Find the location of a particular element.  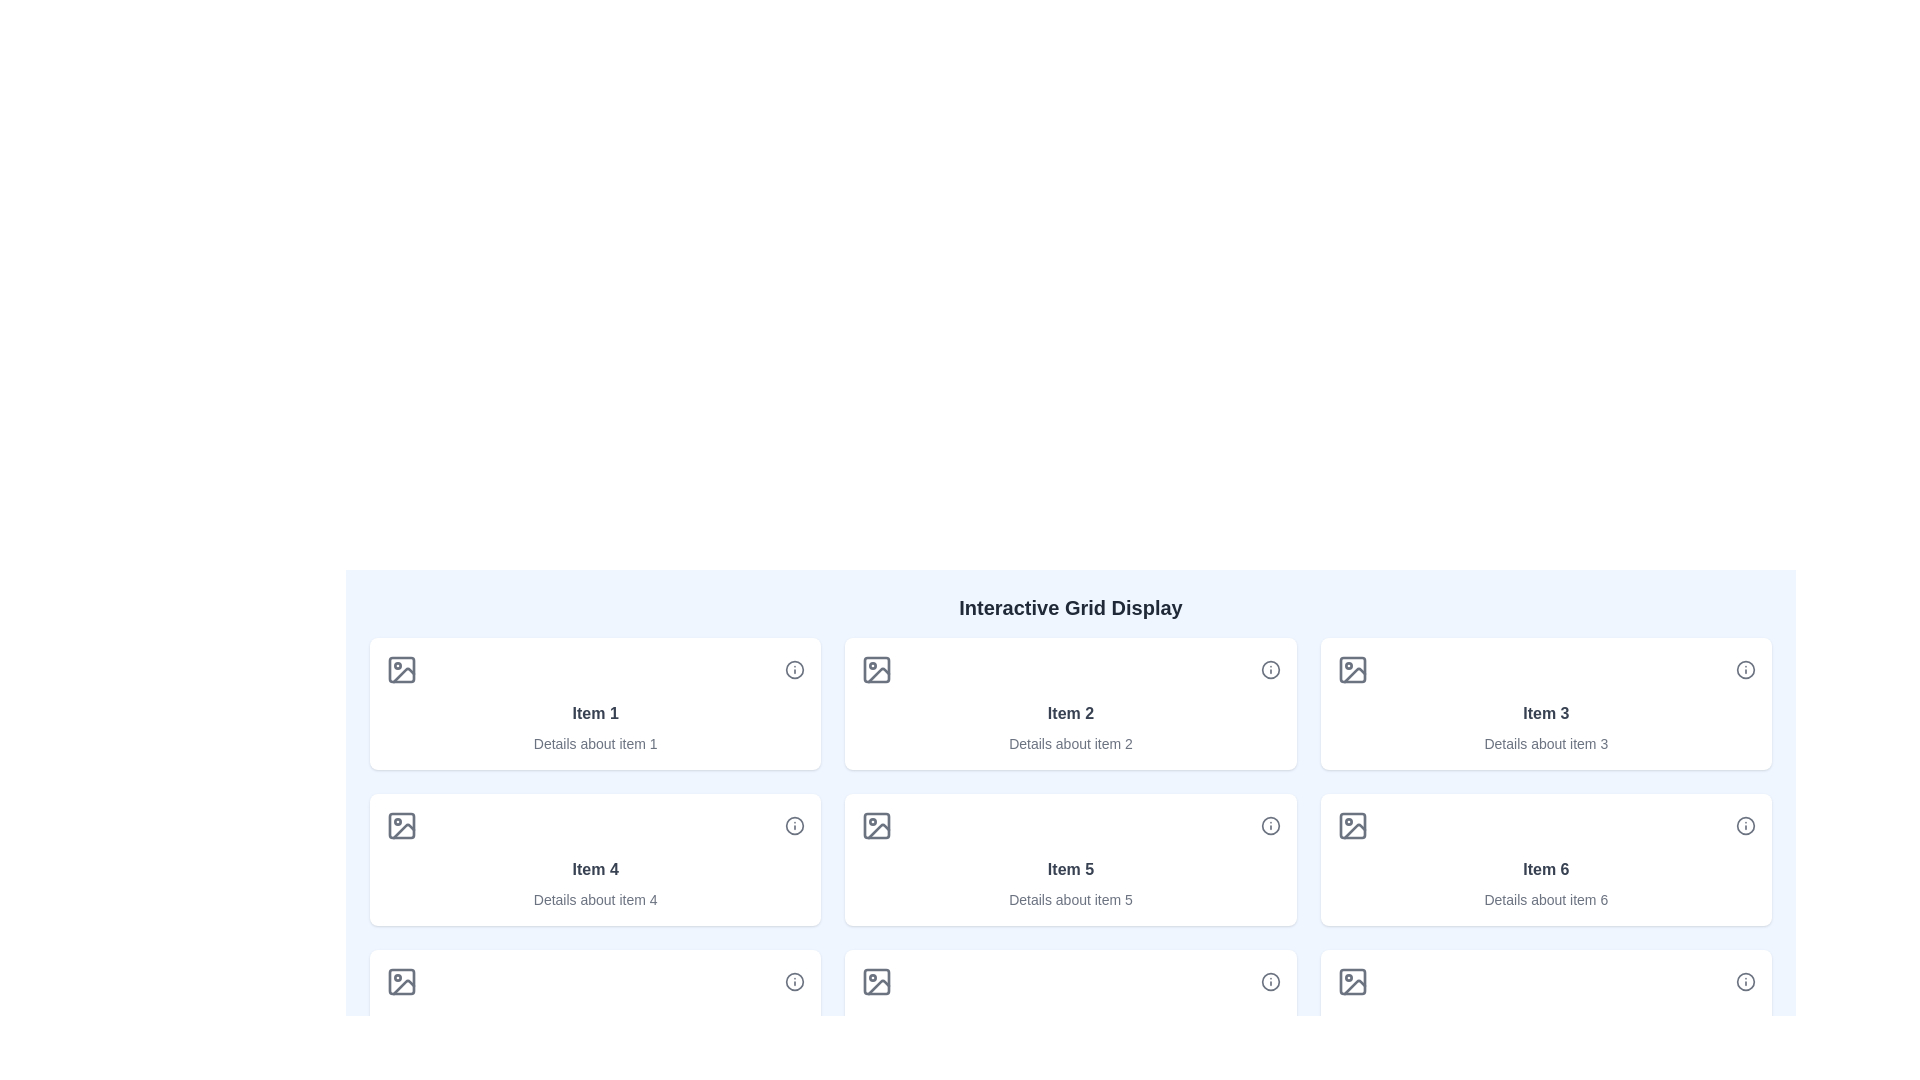

the rectangular block with a rounded border resembling an image icon, located in the second column of the second row associated with 'Item 4' is located at coordinates (401, 825).